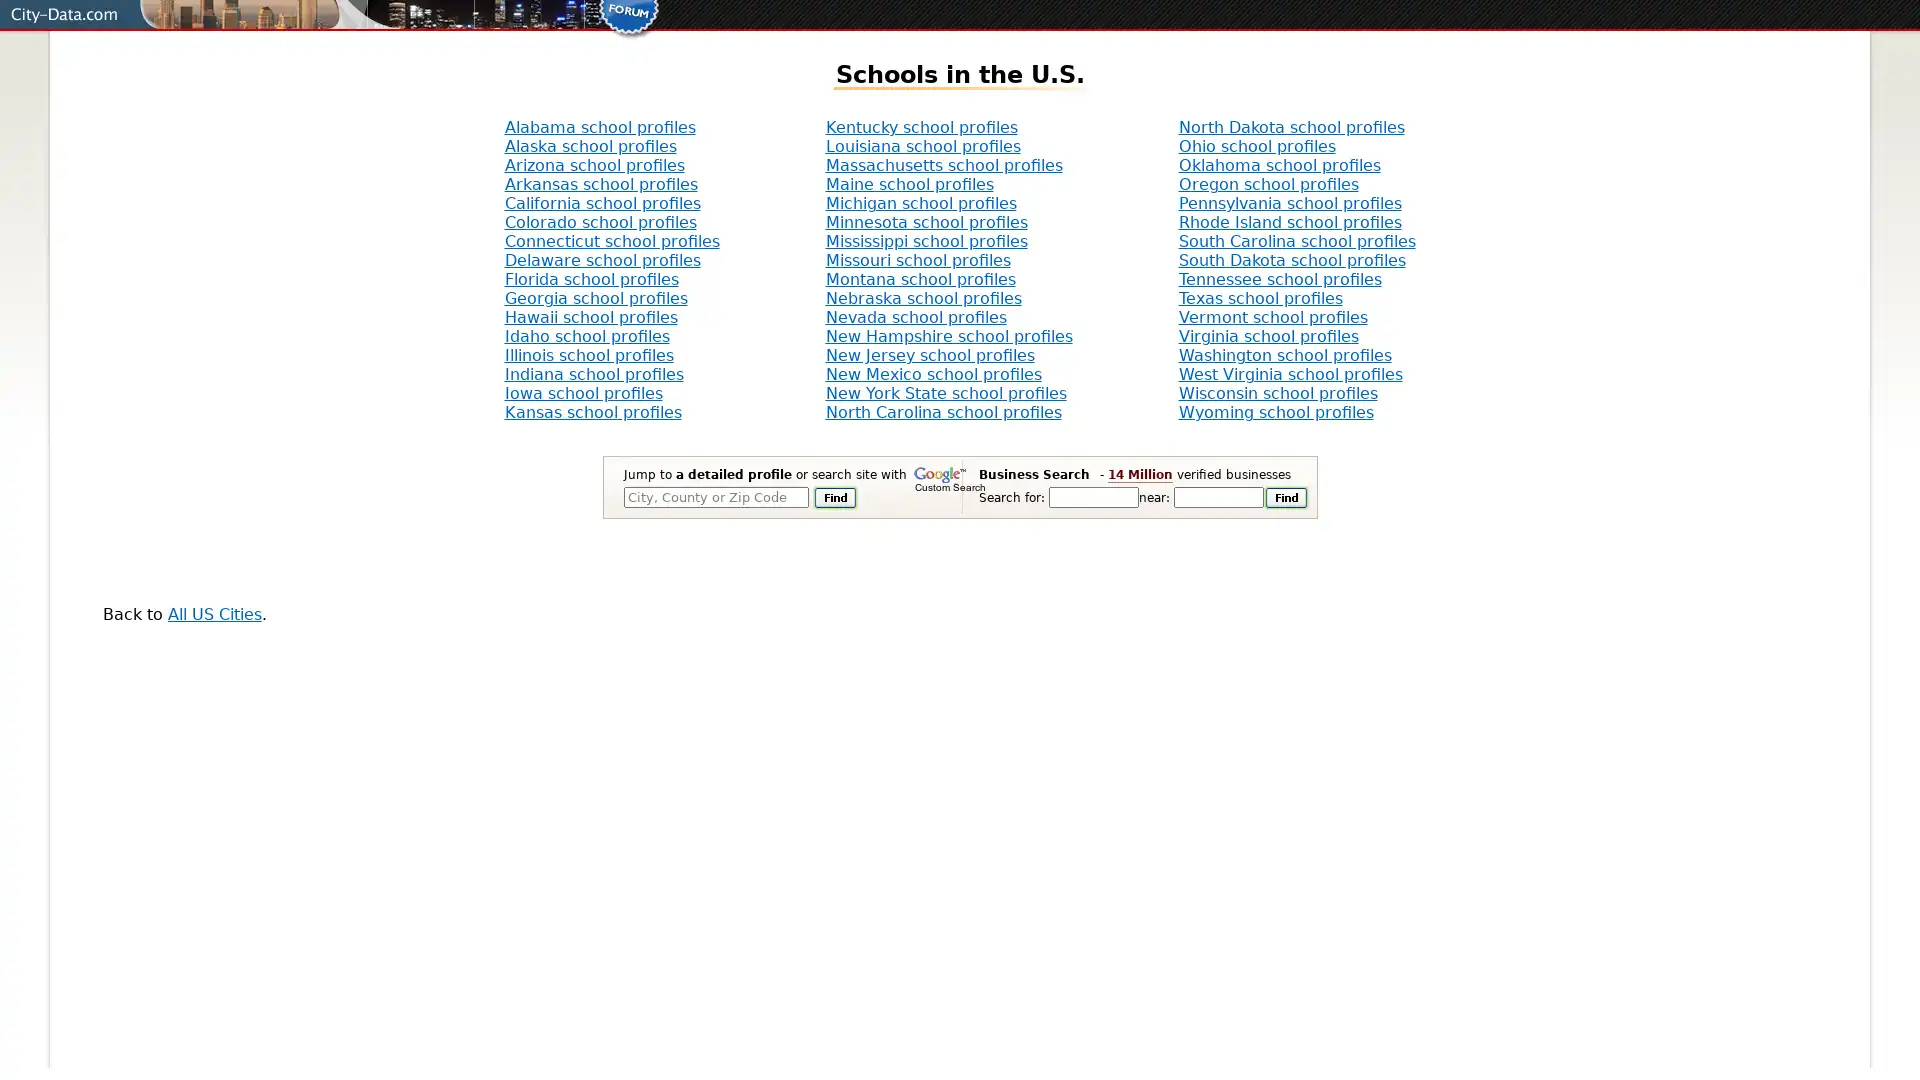 This screenshot has width=1920, height=1080. I want to click on Find It, so click(1285, 496).